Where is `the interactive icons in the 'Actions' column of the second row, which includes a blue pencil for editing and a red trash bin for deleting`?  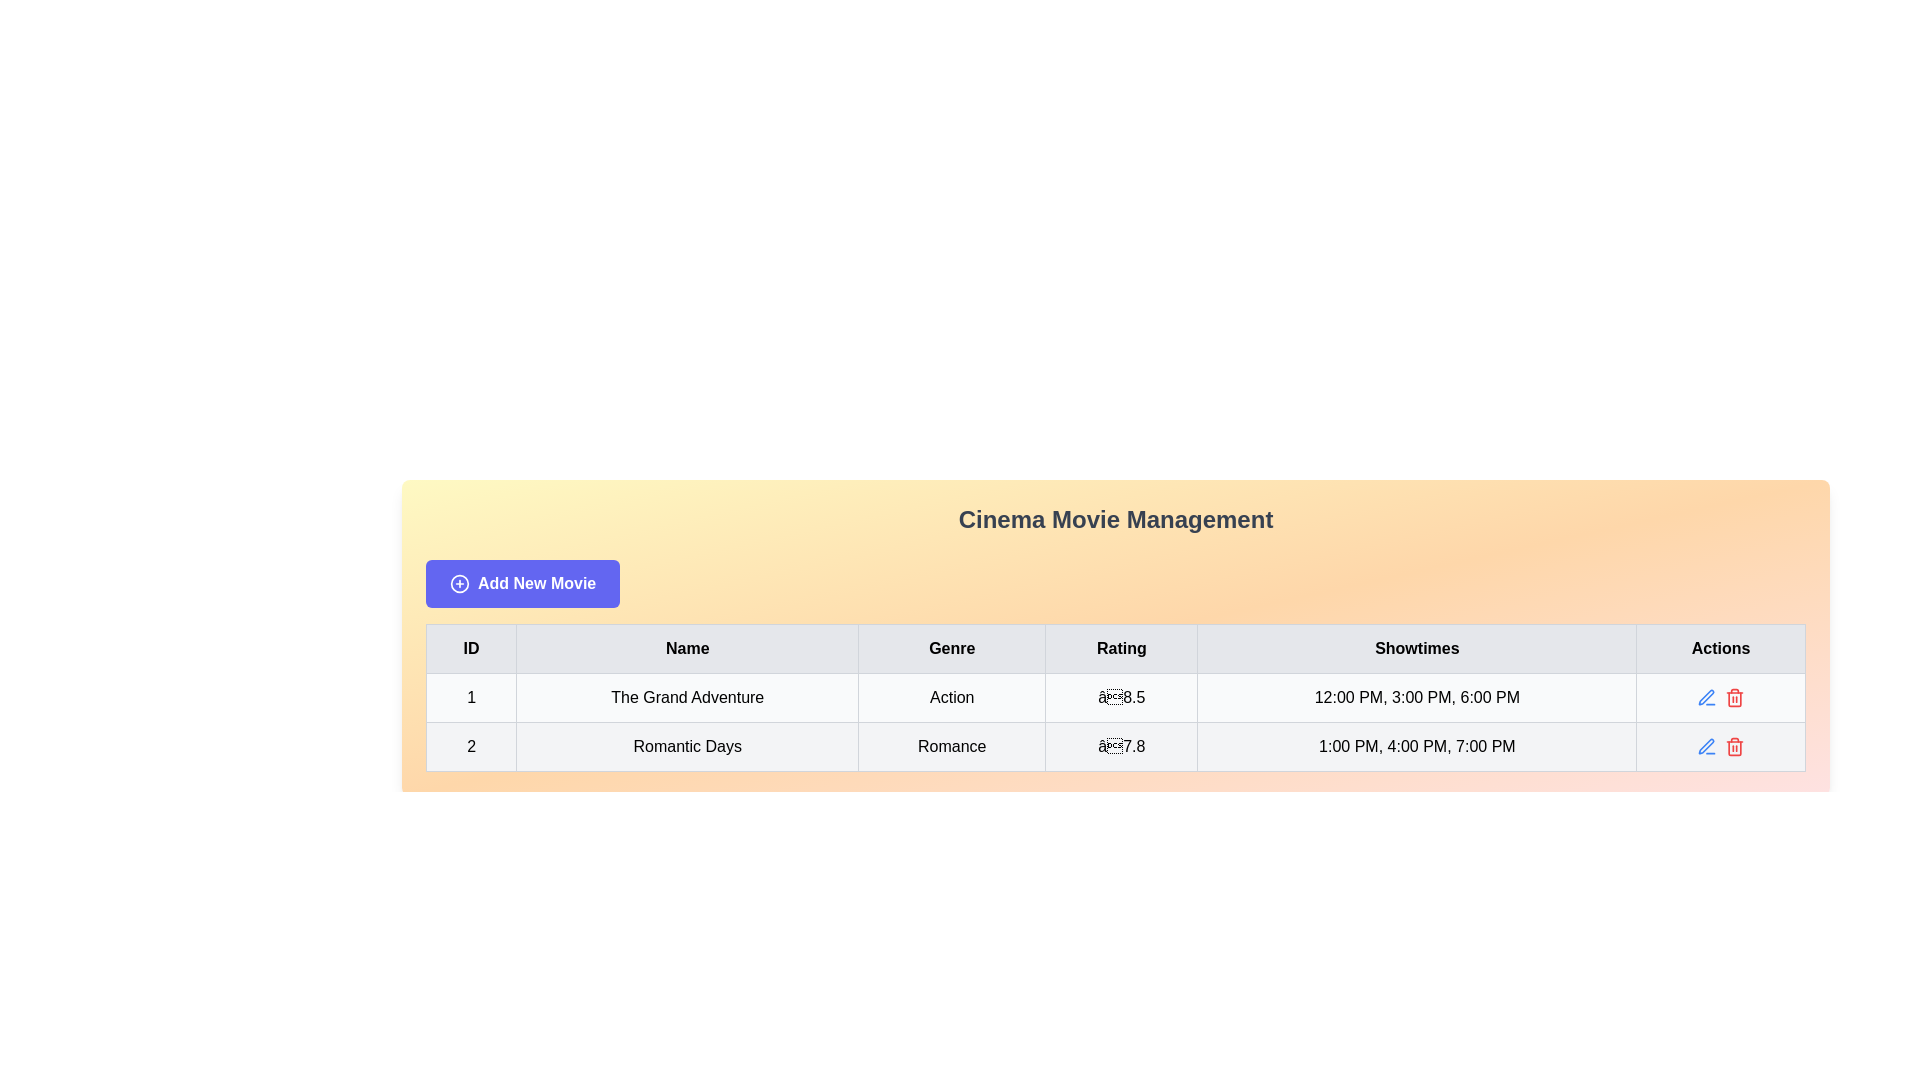
the interactive icons in the 'Actions' column of the second row, which includes a blue pencil for editing and a red trash bin for deleting is located at coordinates (1720, 747).